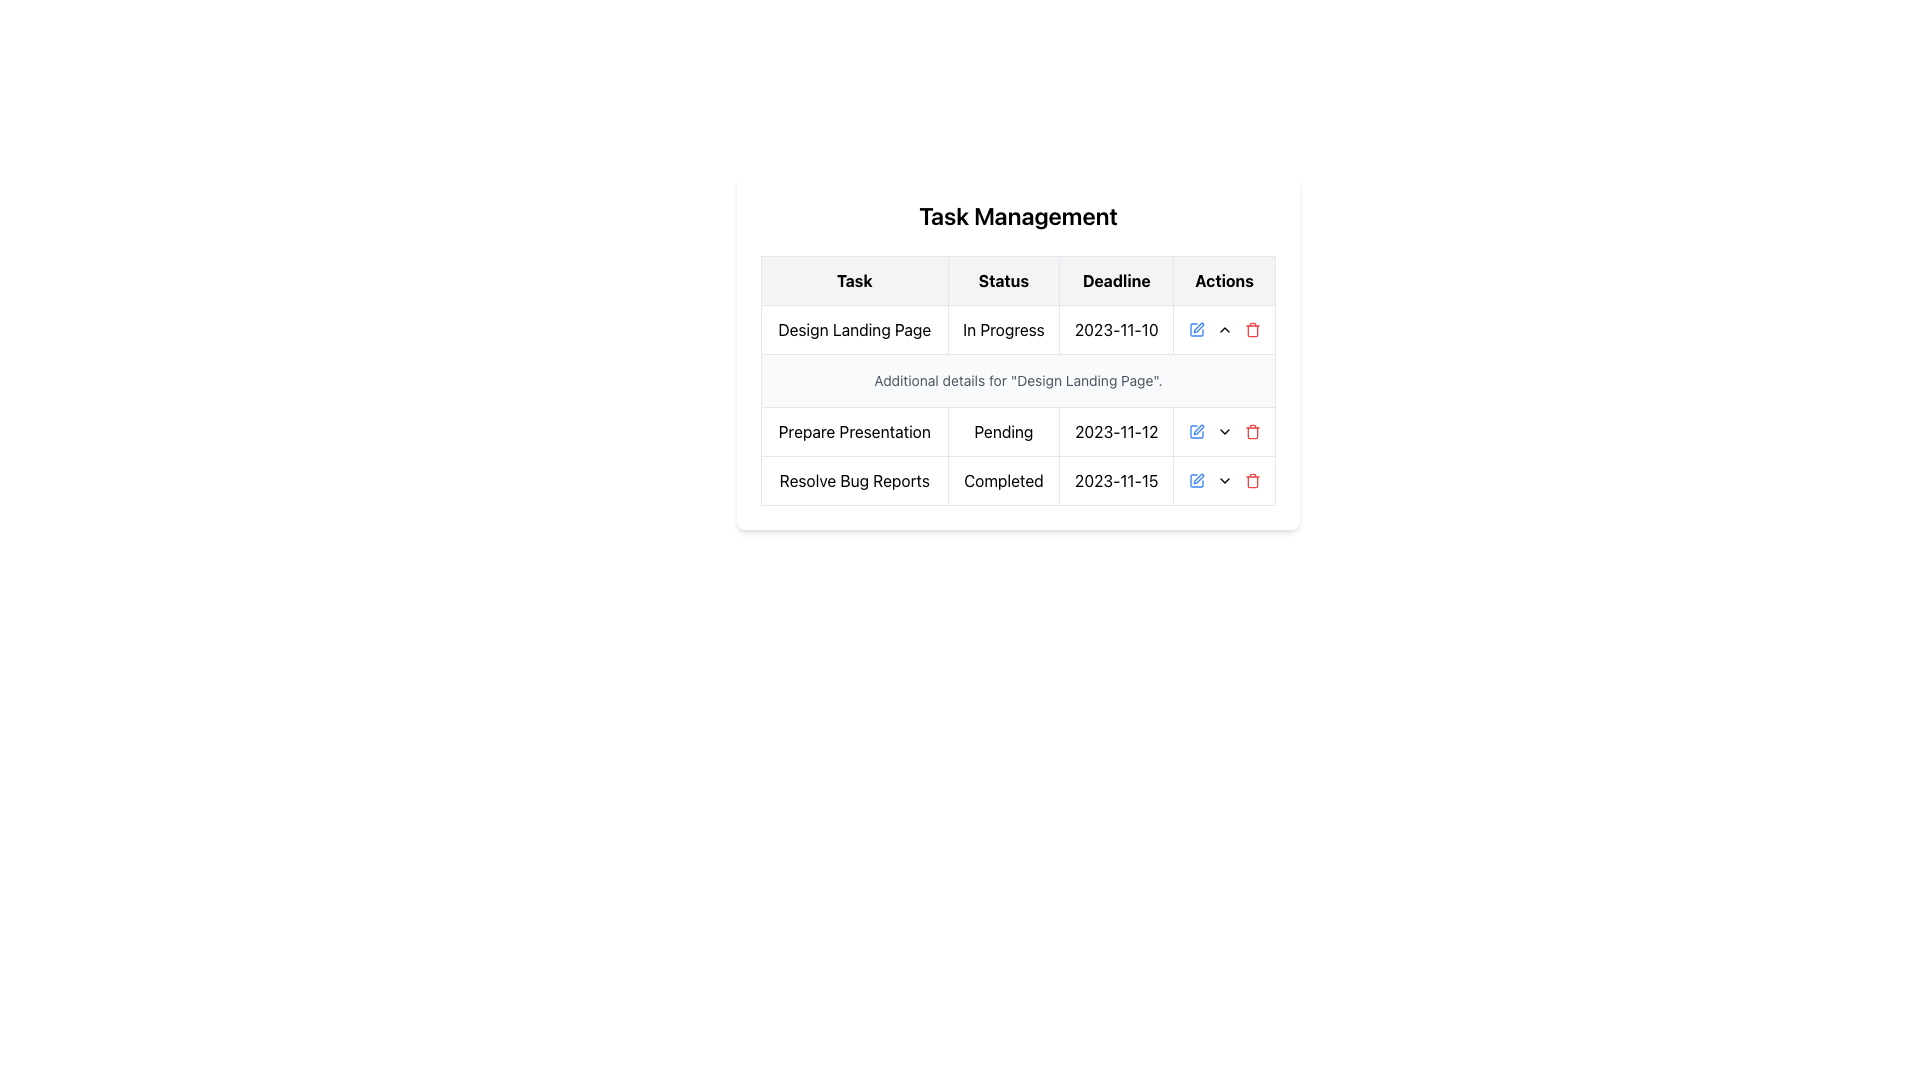  Describe the element at coordinates (1018, 481) in the screenshot. I see `the third row of the tabular display that contains 'Resolve Bug Reports', 'Completed', '2023-11-15', and interactive icons` at that location.